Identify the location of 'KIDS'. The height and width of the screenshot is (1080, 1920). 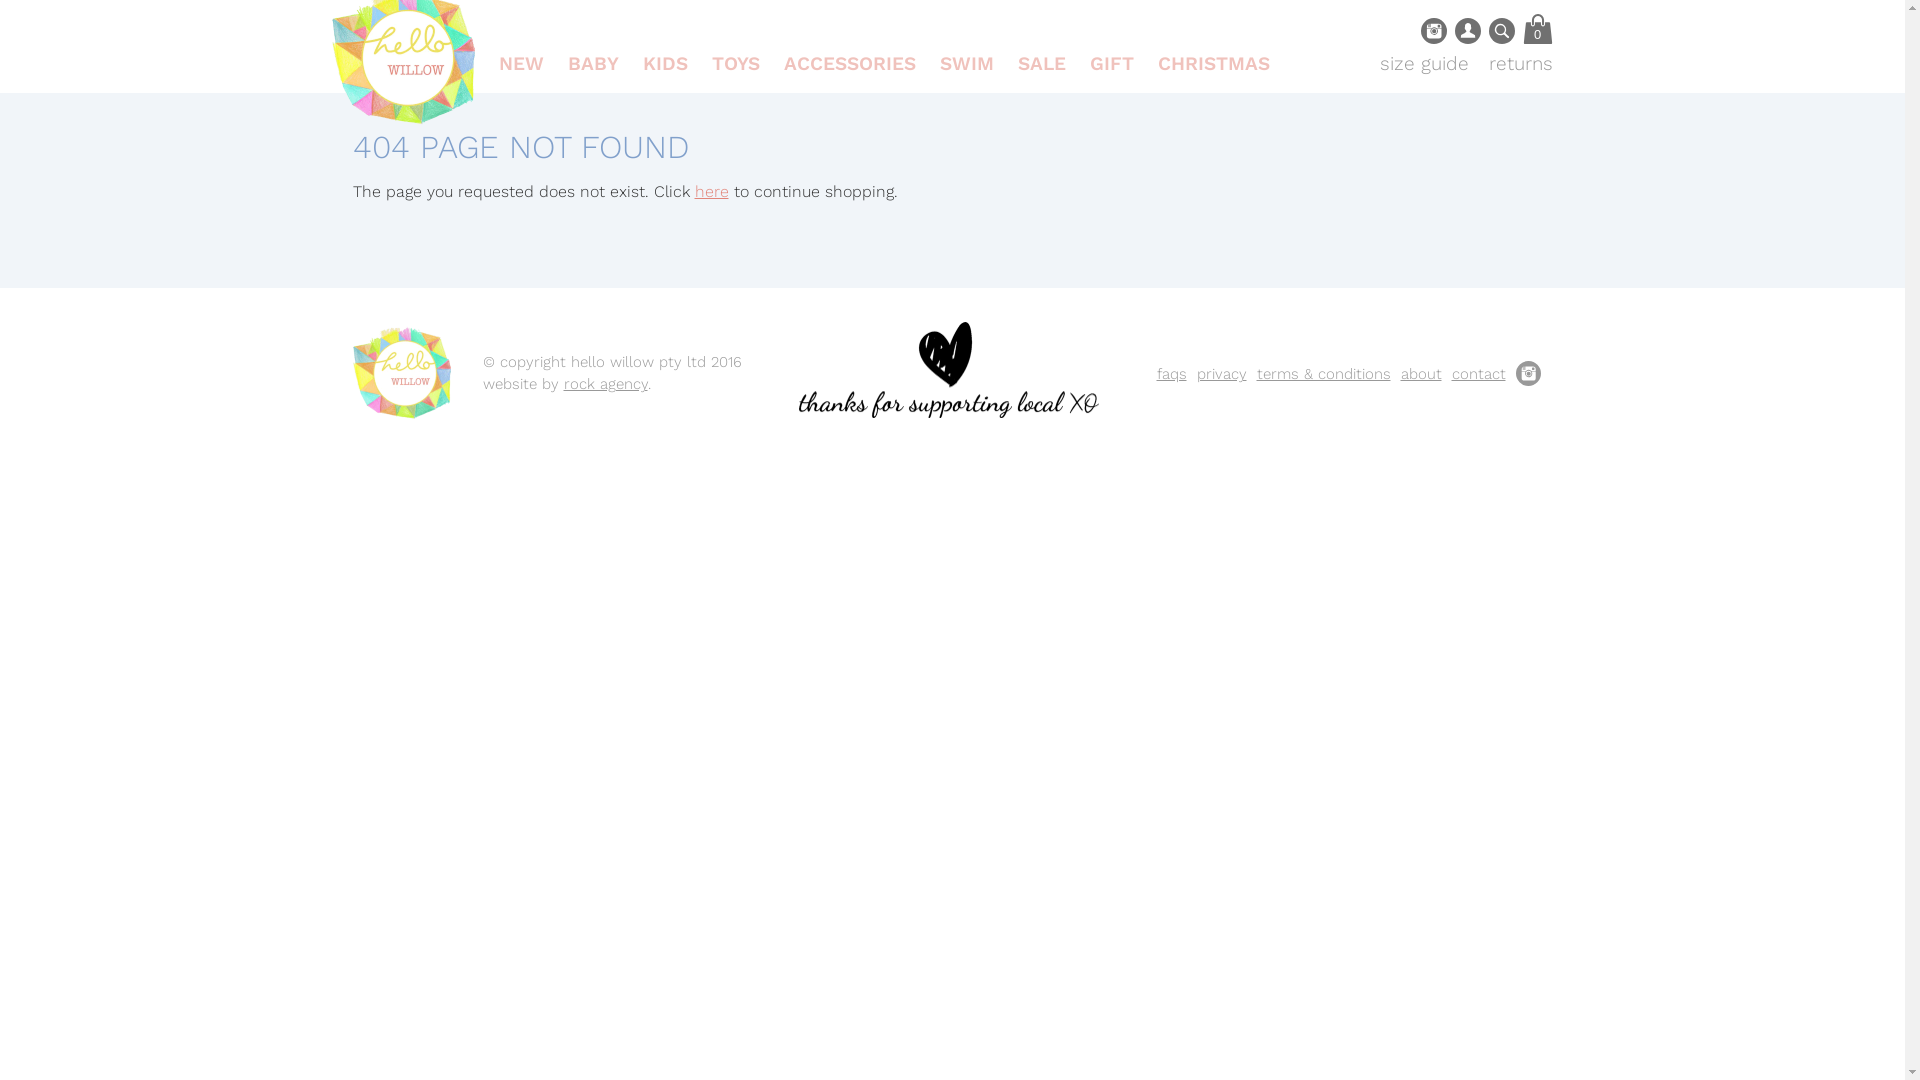
(664, 63).